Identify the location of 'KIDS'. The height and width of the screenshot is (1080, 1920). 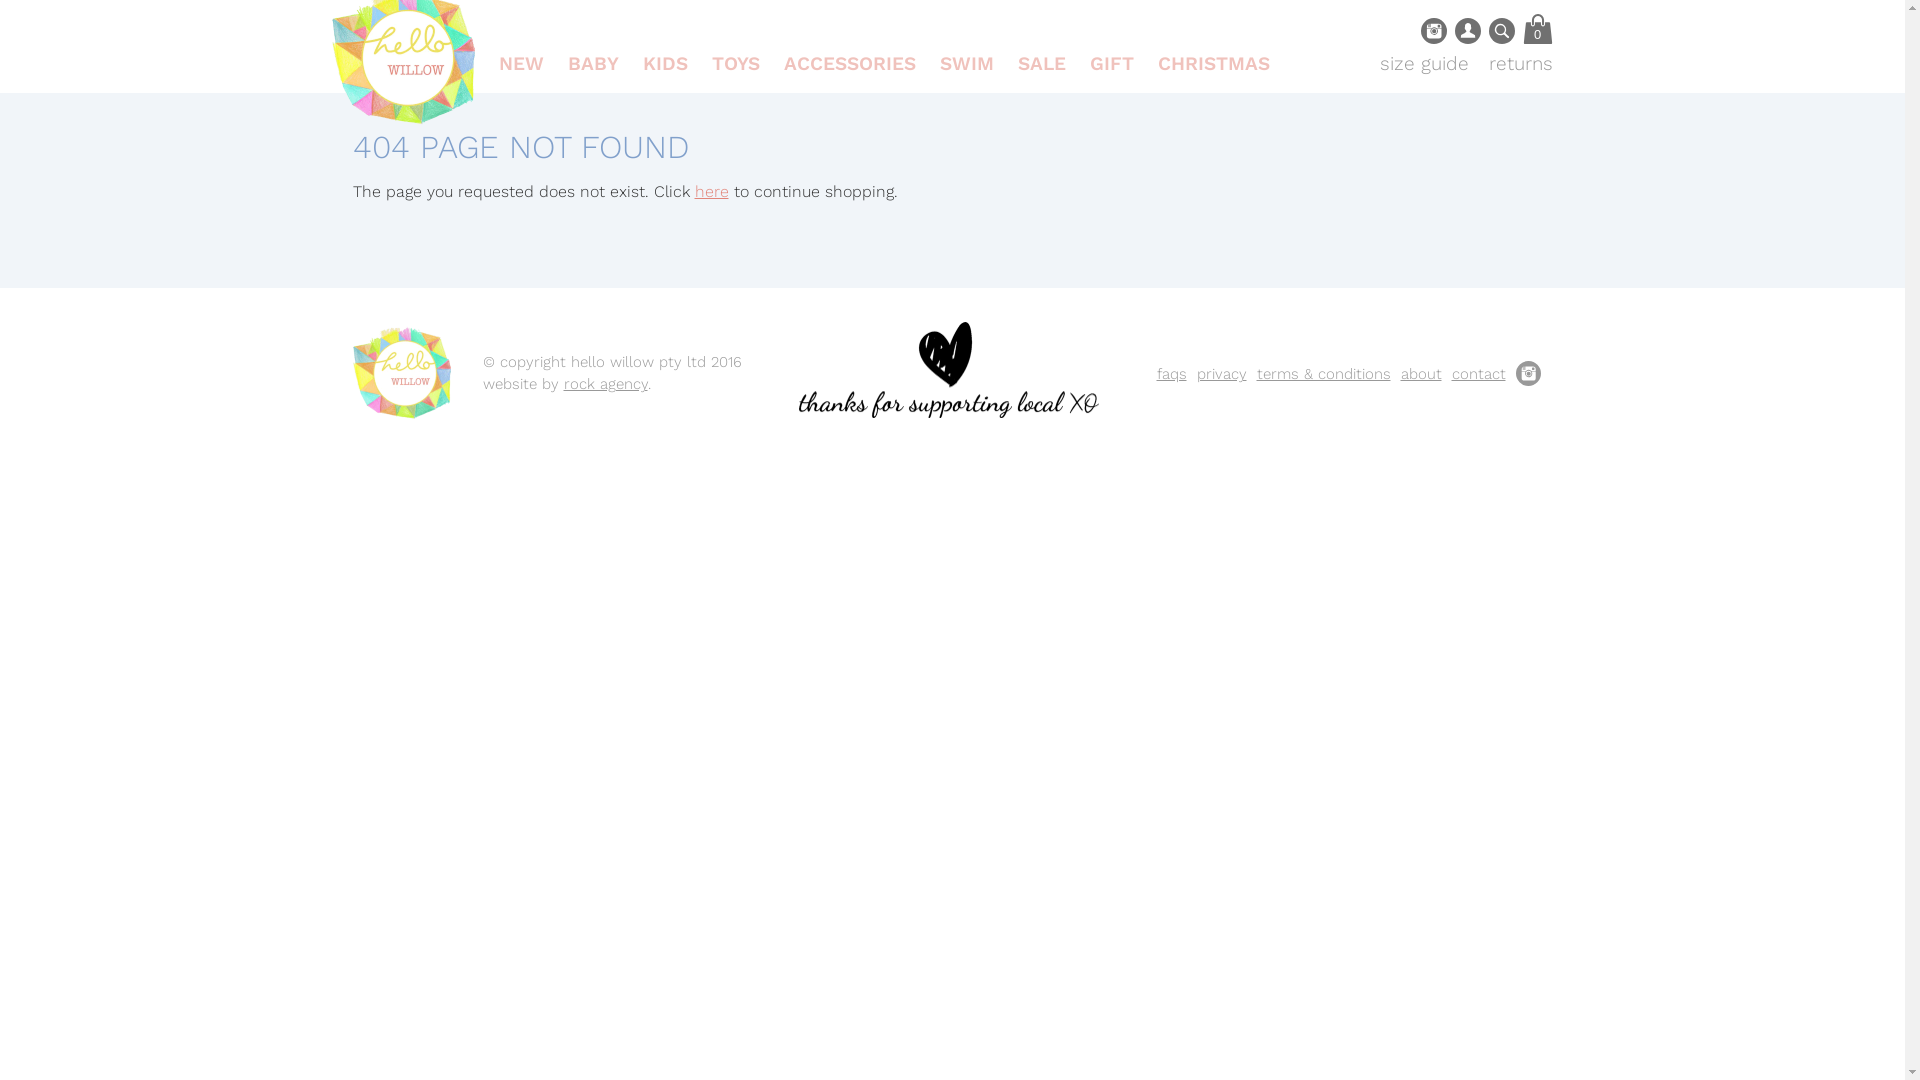
(664, 63).